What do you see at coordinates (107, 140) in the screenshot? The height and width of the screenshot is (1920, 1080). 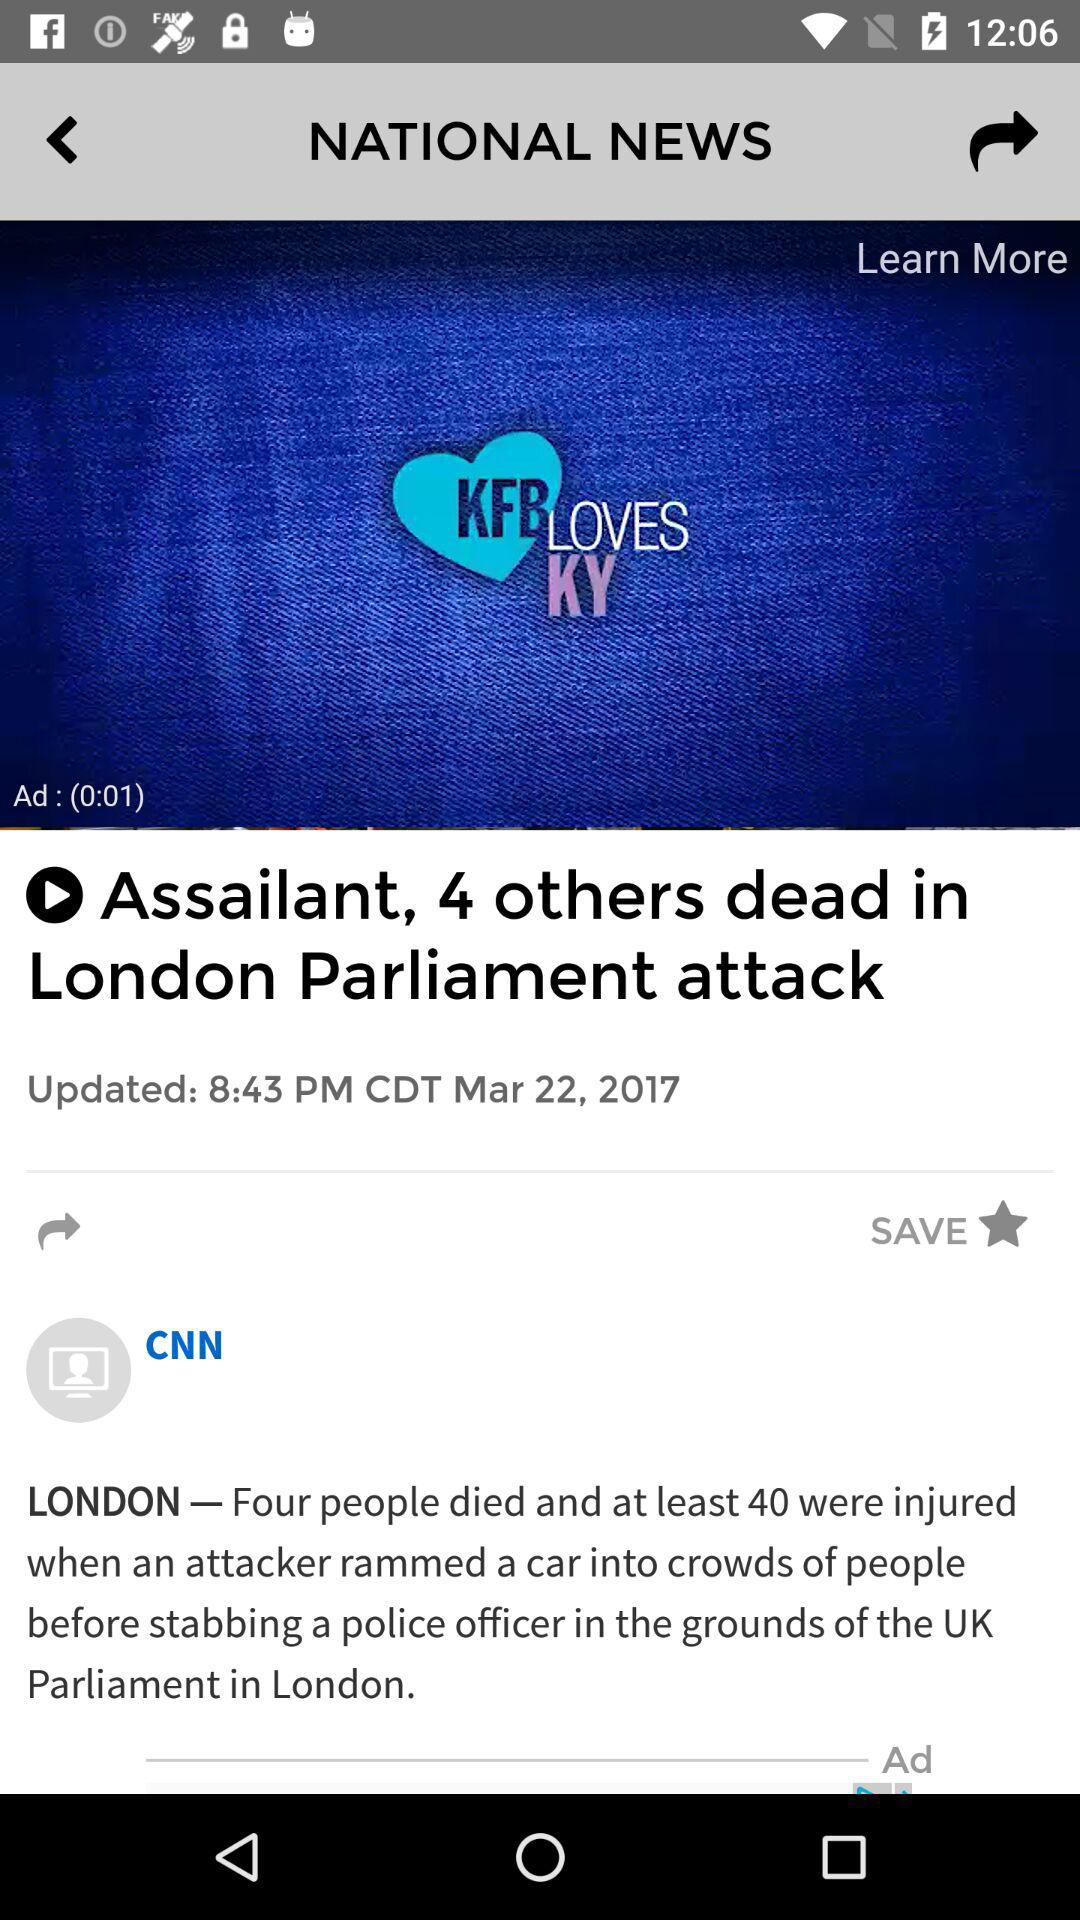 I see `the item to the left of the national news icon` at bounding box center [107, 140].